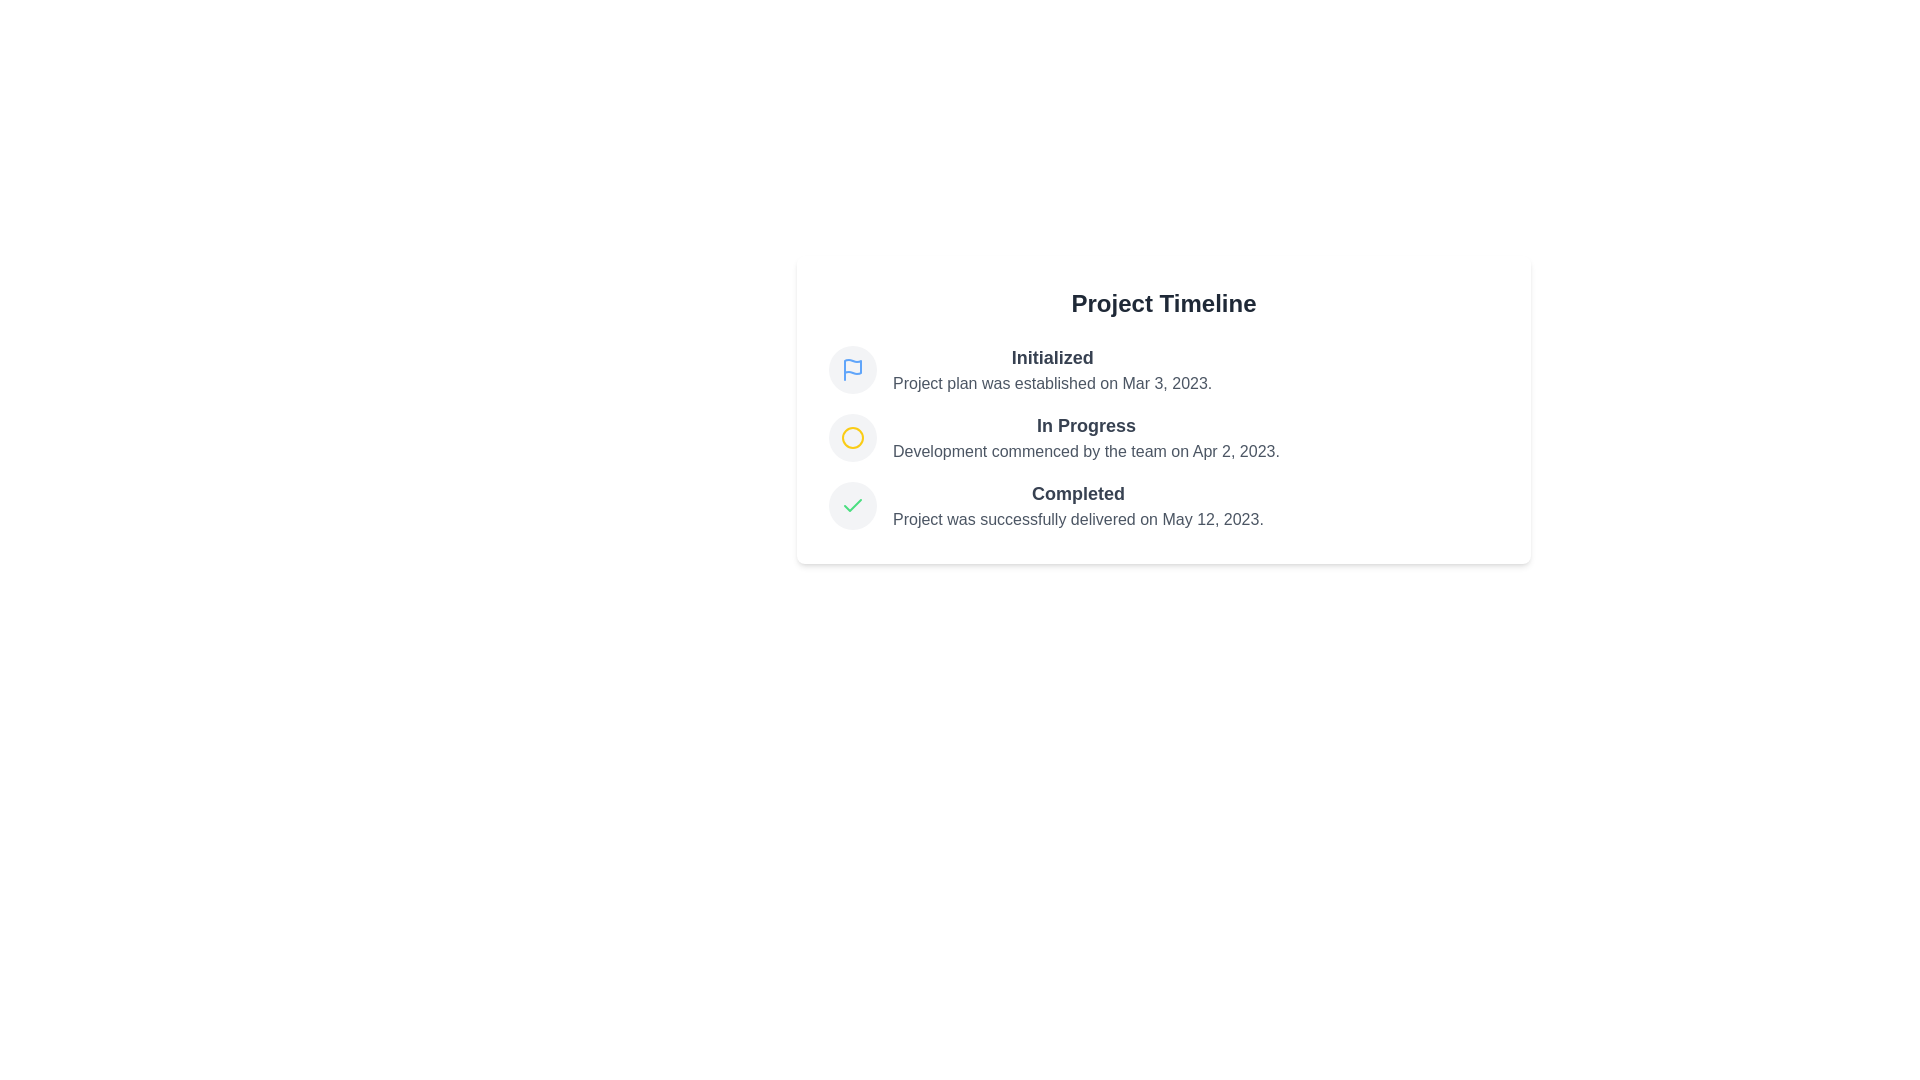 This screenshot has height=1080, width=1920. I want to click on the small flag-shaped icon with a blue outline, located in the top-left corner of the 'Project Timeline' card, next to the text 'Initialized', so click(853, 370).